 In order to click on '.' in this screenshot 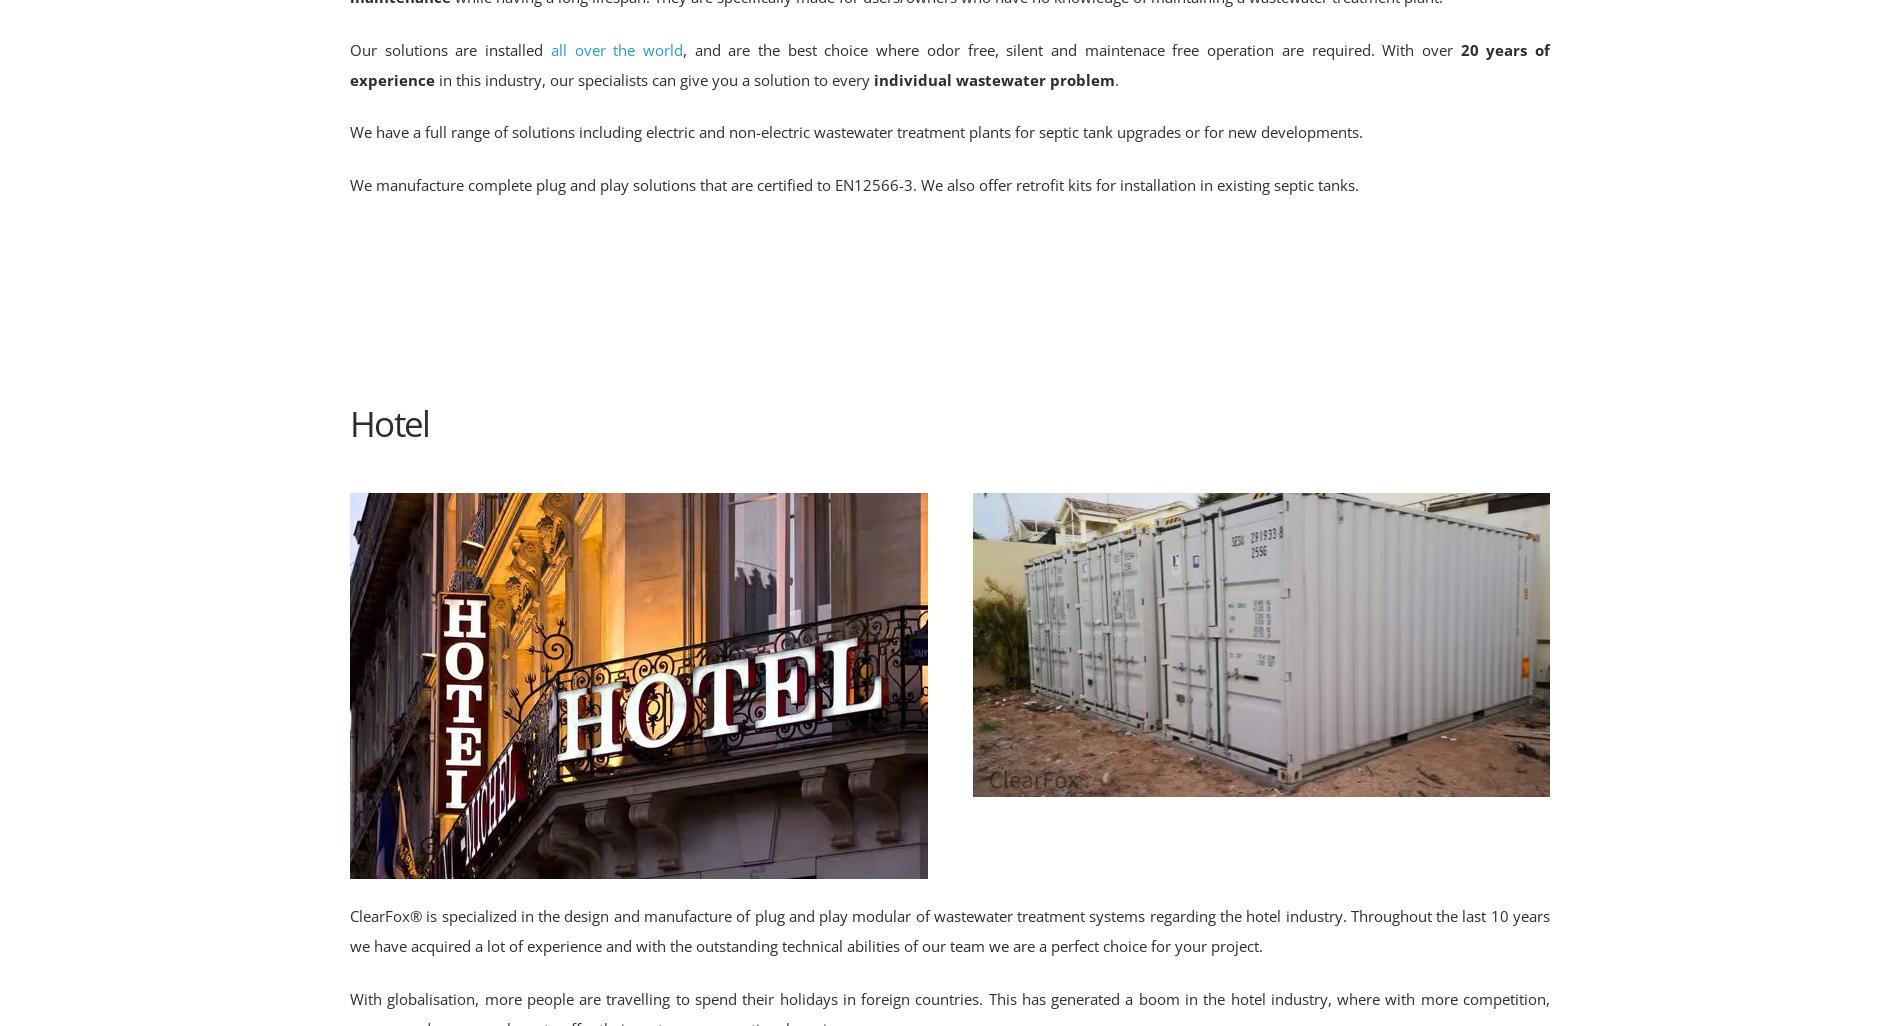, I will do `click(1117, 78)`.